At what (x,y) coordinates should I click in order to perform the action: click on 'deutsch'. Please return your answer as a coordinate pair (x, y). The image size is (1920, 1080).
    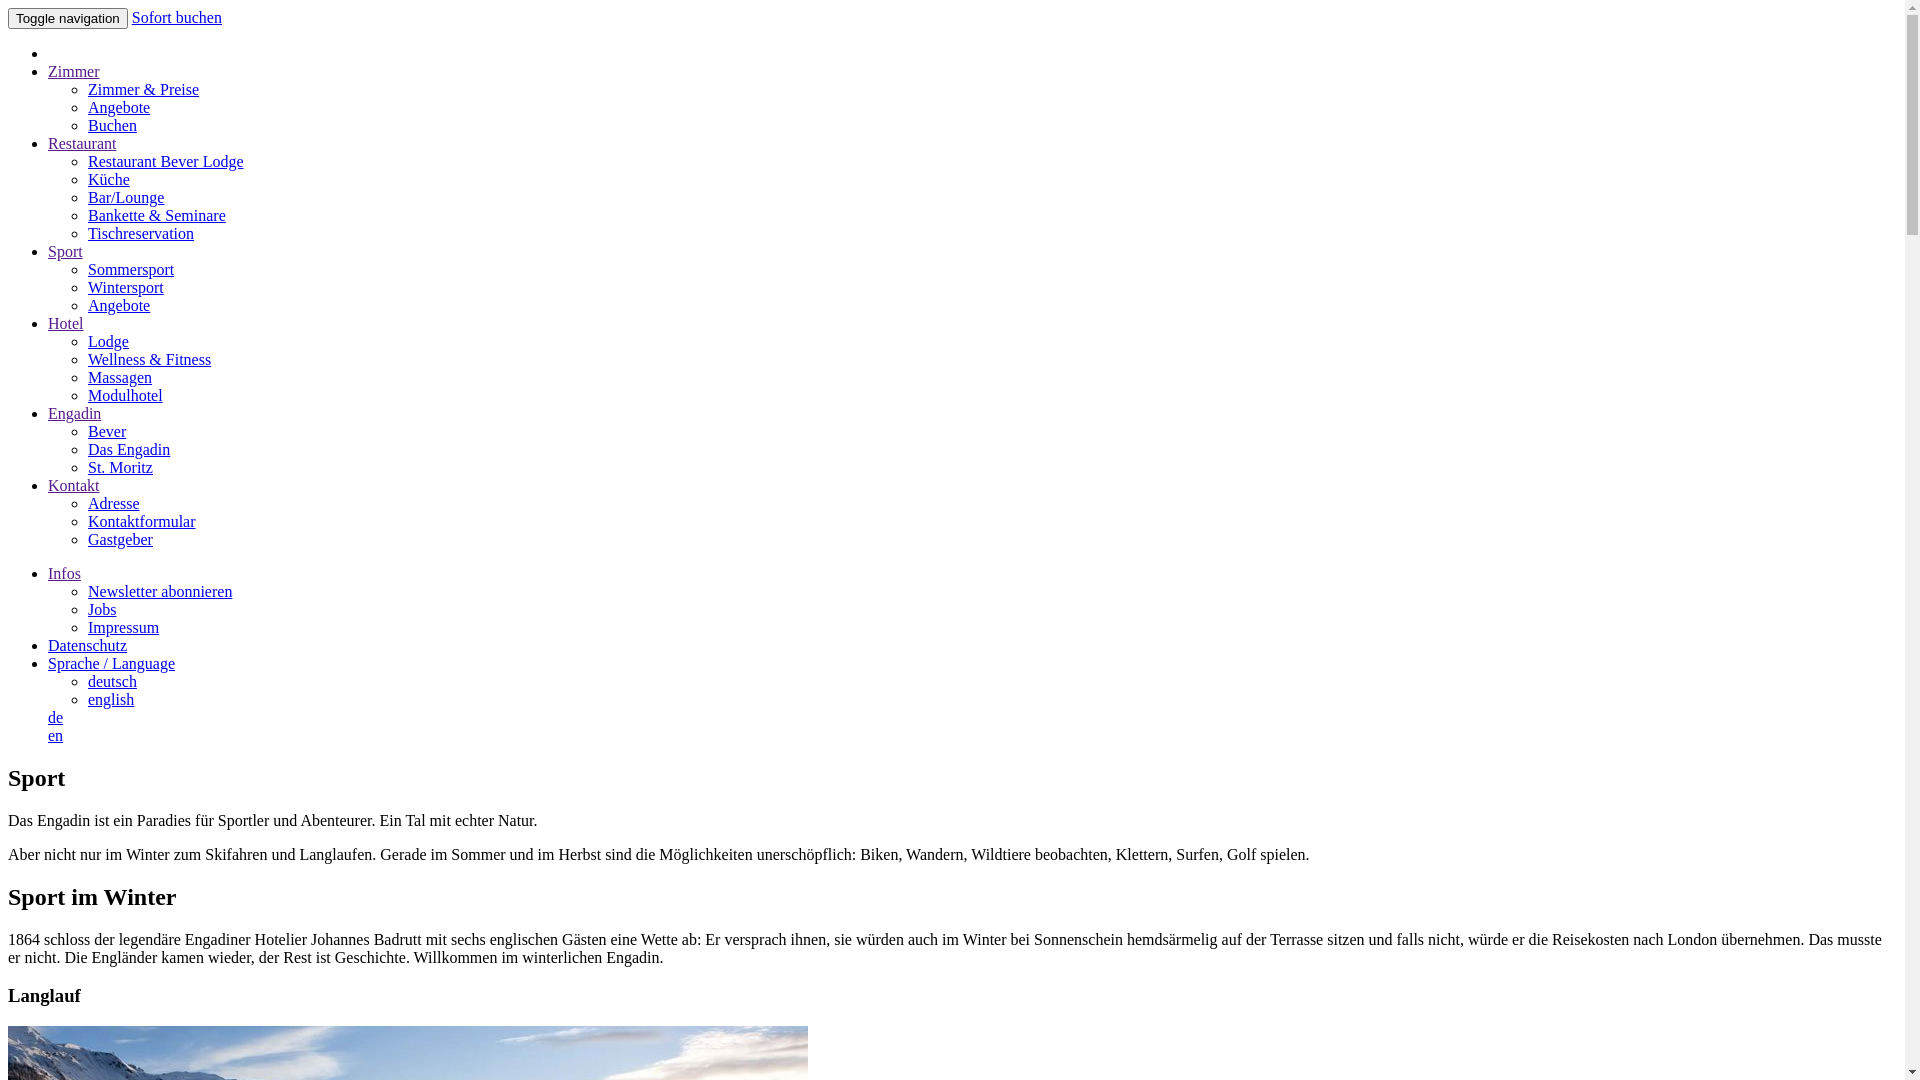
    Looking at the image, I should click on (111, 680).